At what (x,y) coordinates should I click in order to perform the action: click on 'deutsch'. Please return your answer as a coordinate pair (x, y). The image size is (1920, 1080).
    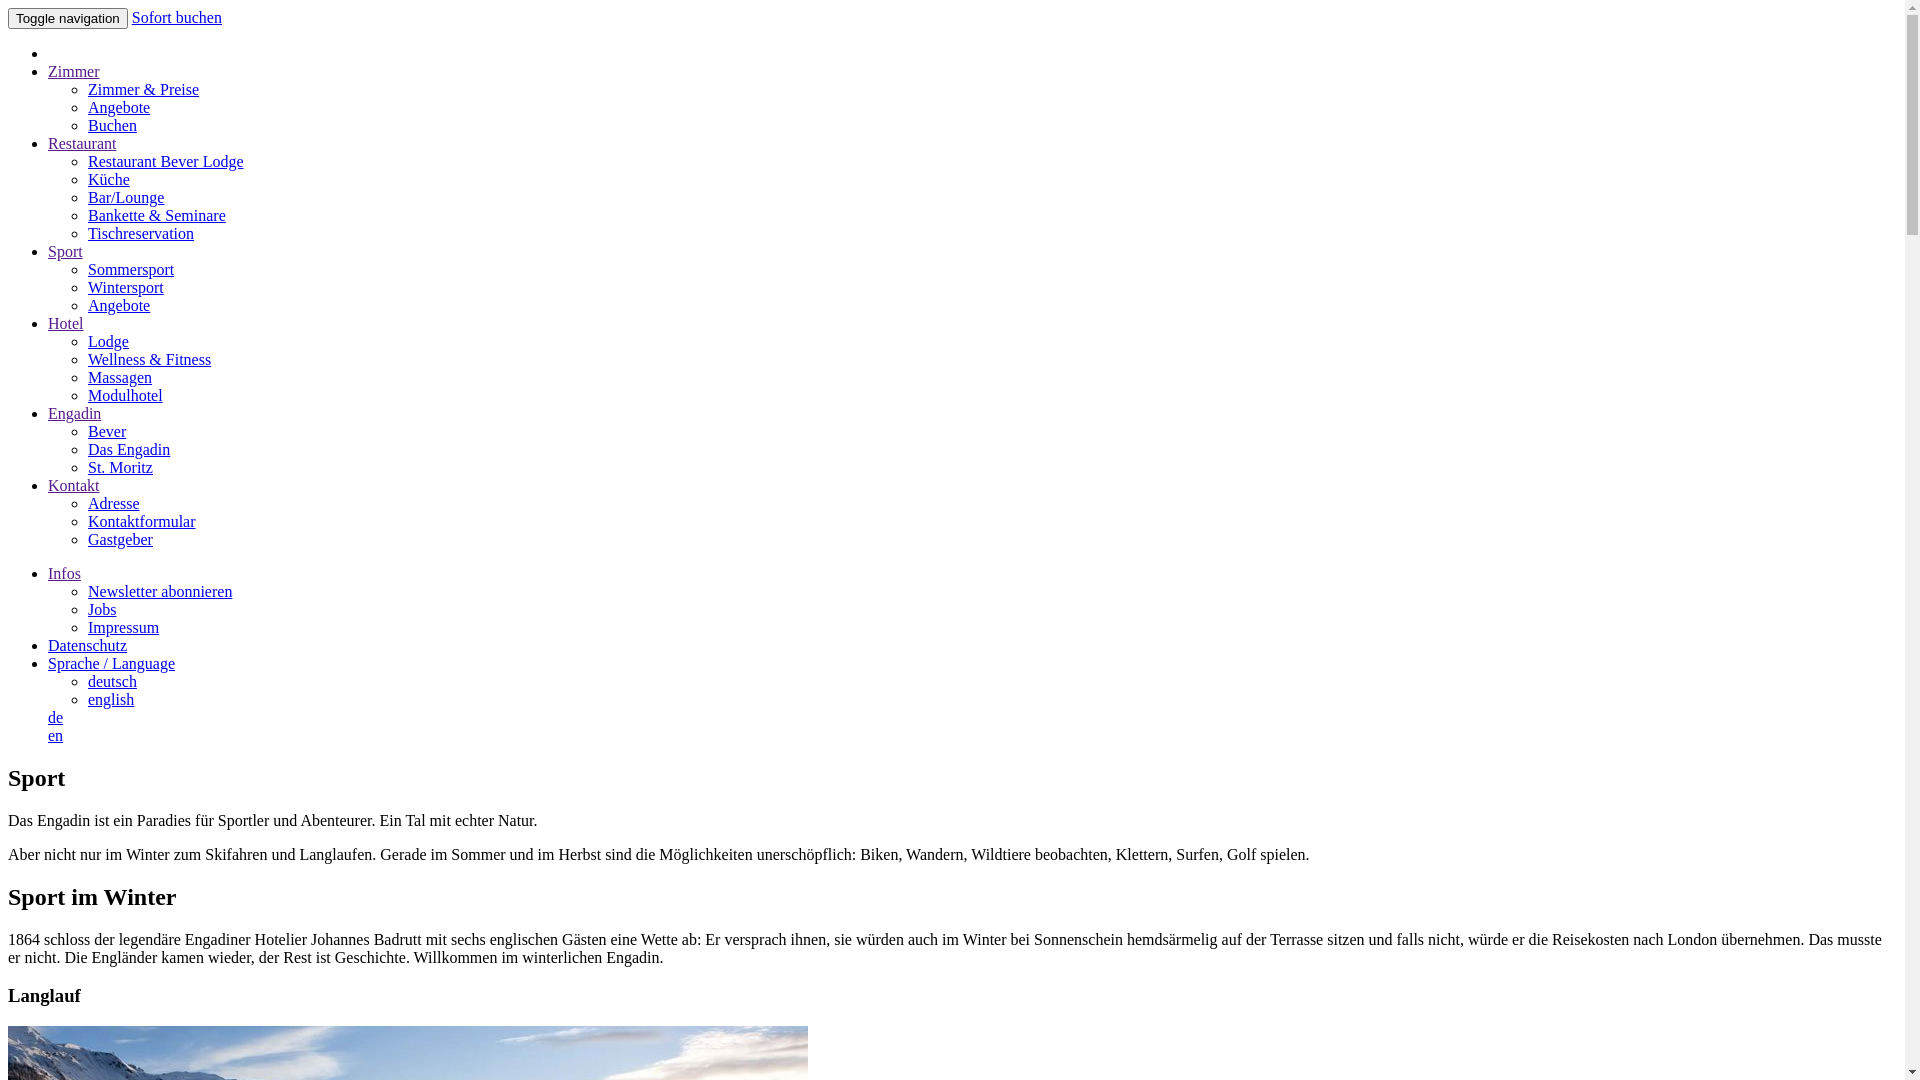
    Looking at the image, I should click on (111, 680).